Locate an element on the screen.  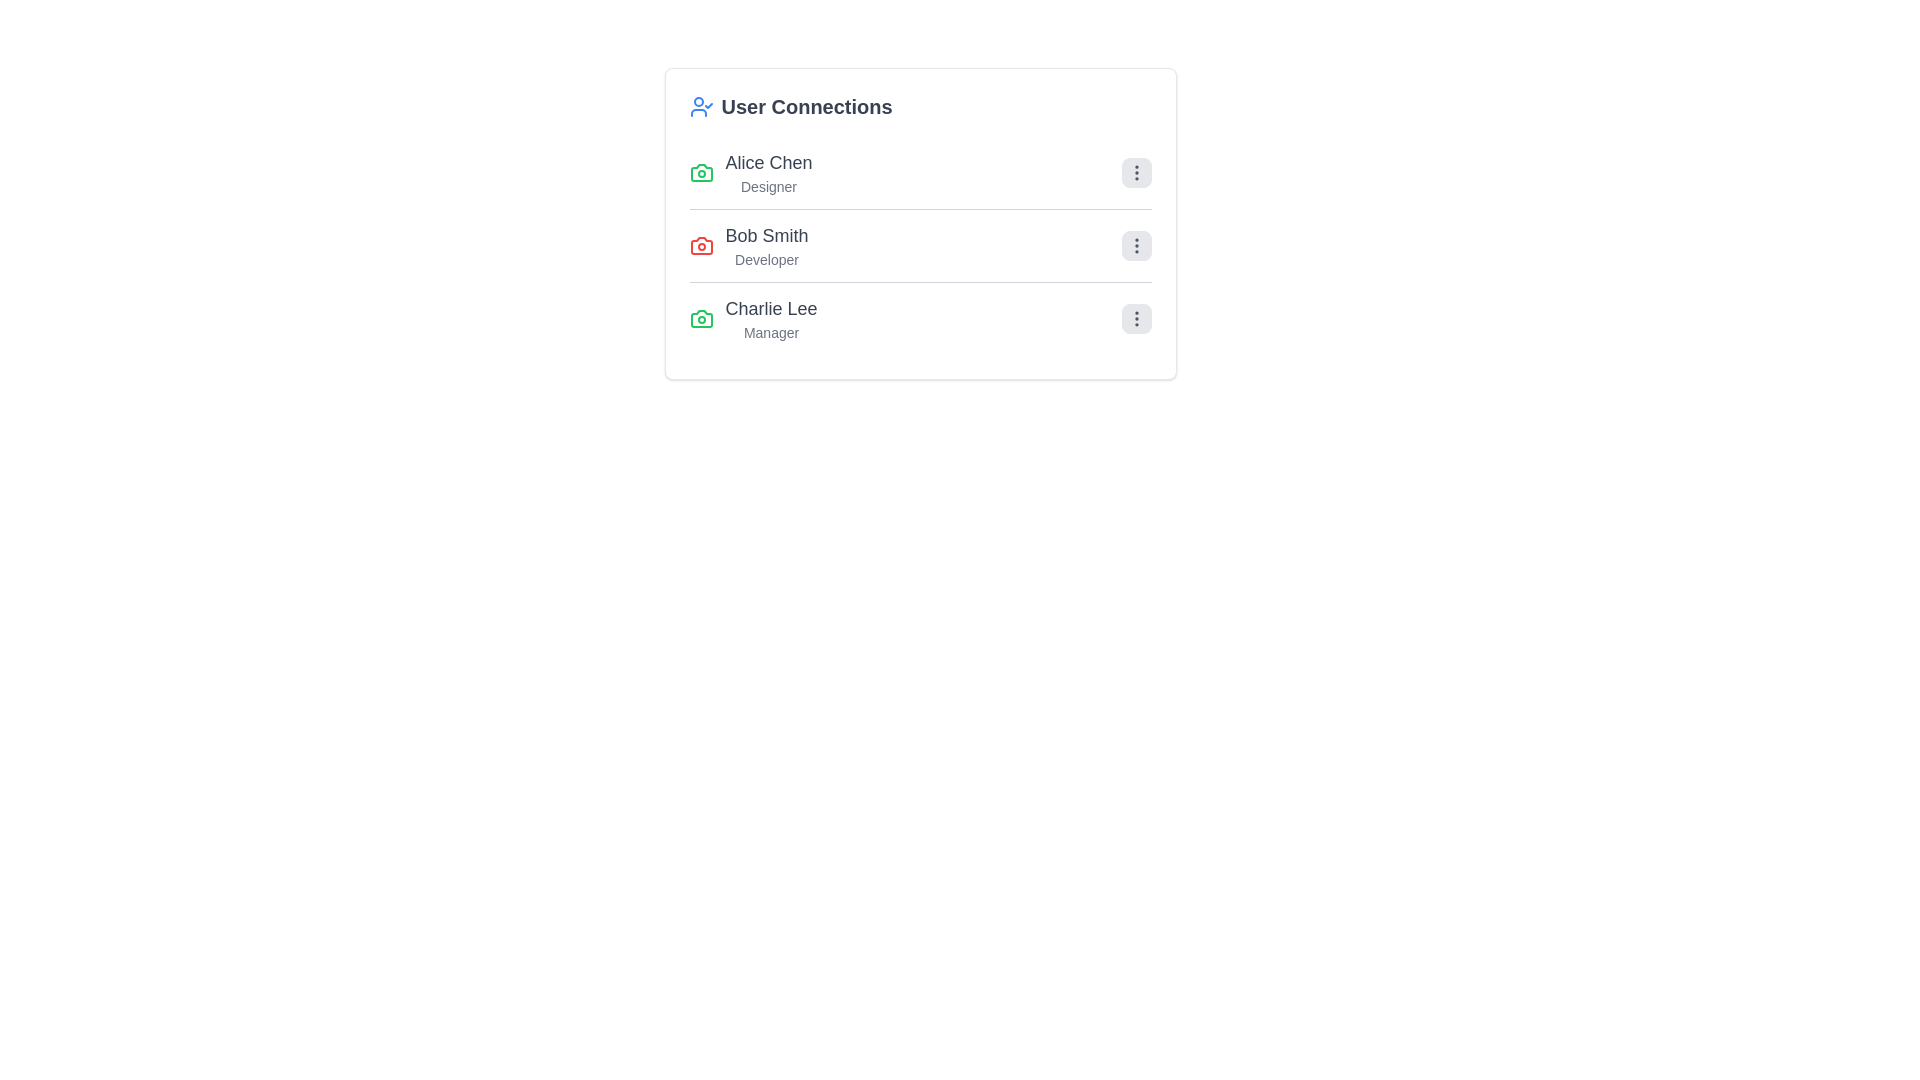
the user information card displaying the name 'Charlie Lee' and the title 'Manager', which is the third card in the 'User Connections' section is located at coordinates (752, 318).